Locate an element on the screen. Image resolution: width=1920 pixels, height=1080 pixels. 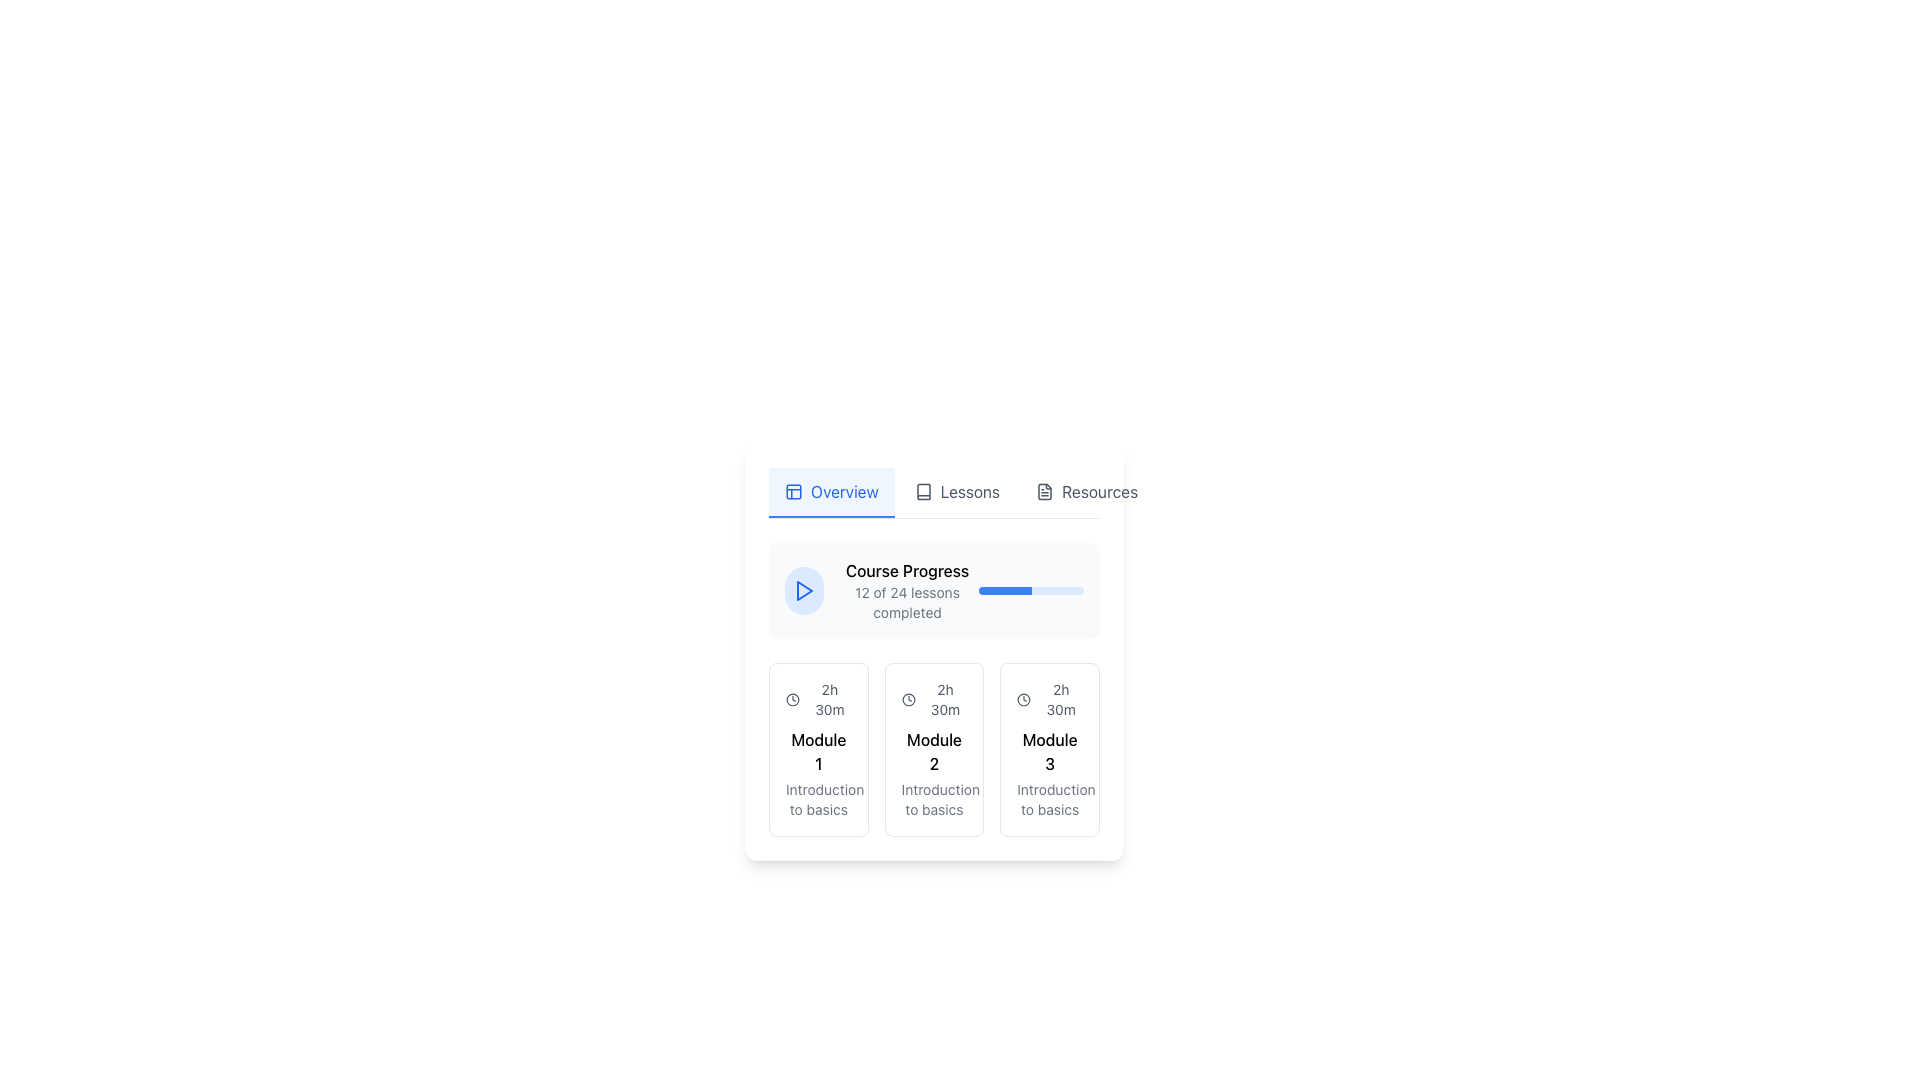
clock icon located in the lower section of the 'Module 3' card, which features a minimalist design with hour and minute hands is located at coordinates (1024, 698).